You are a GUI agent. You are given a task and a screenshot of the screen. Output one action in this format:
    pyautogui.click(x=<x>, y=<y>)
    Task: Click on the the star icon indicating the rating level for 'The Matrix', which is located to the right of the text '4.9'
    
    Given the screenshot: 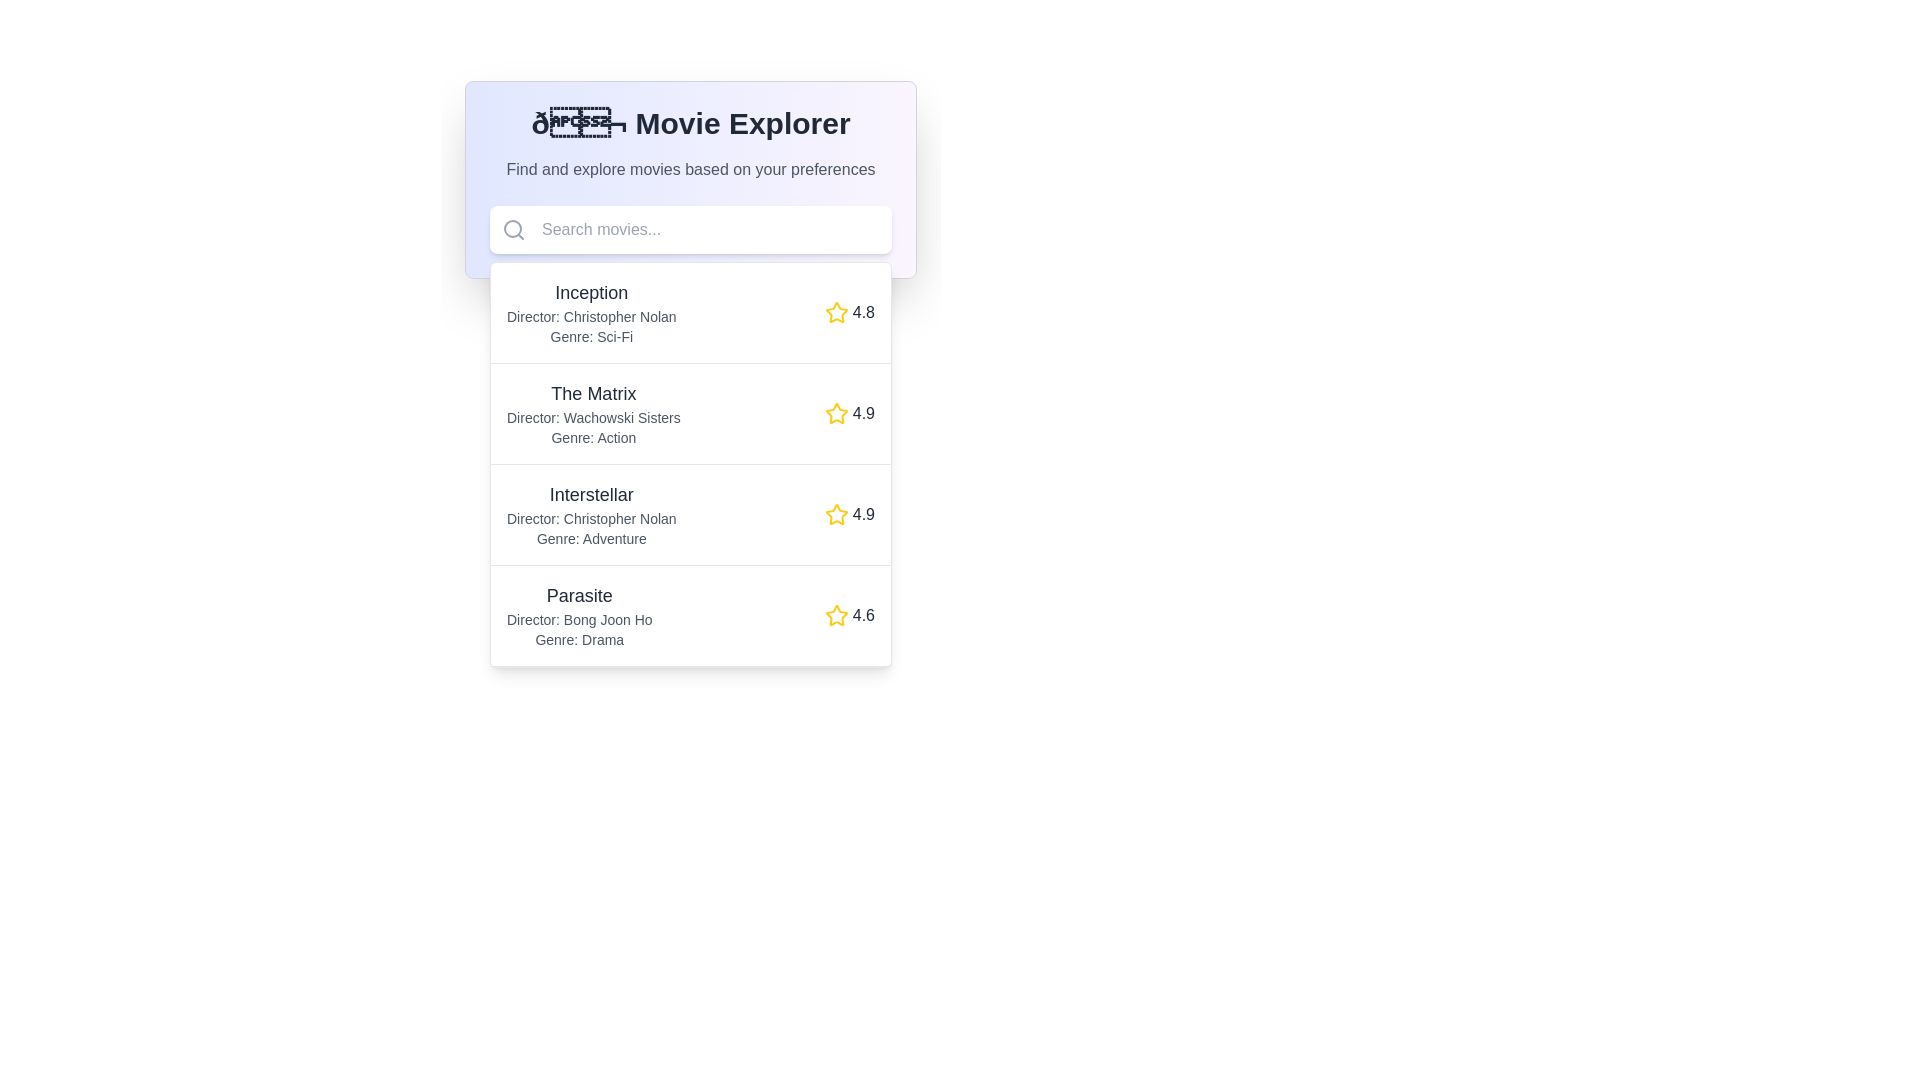 What is the action you would take?
    pyautogui.click(x=836, y=412)
    